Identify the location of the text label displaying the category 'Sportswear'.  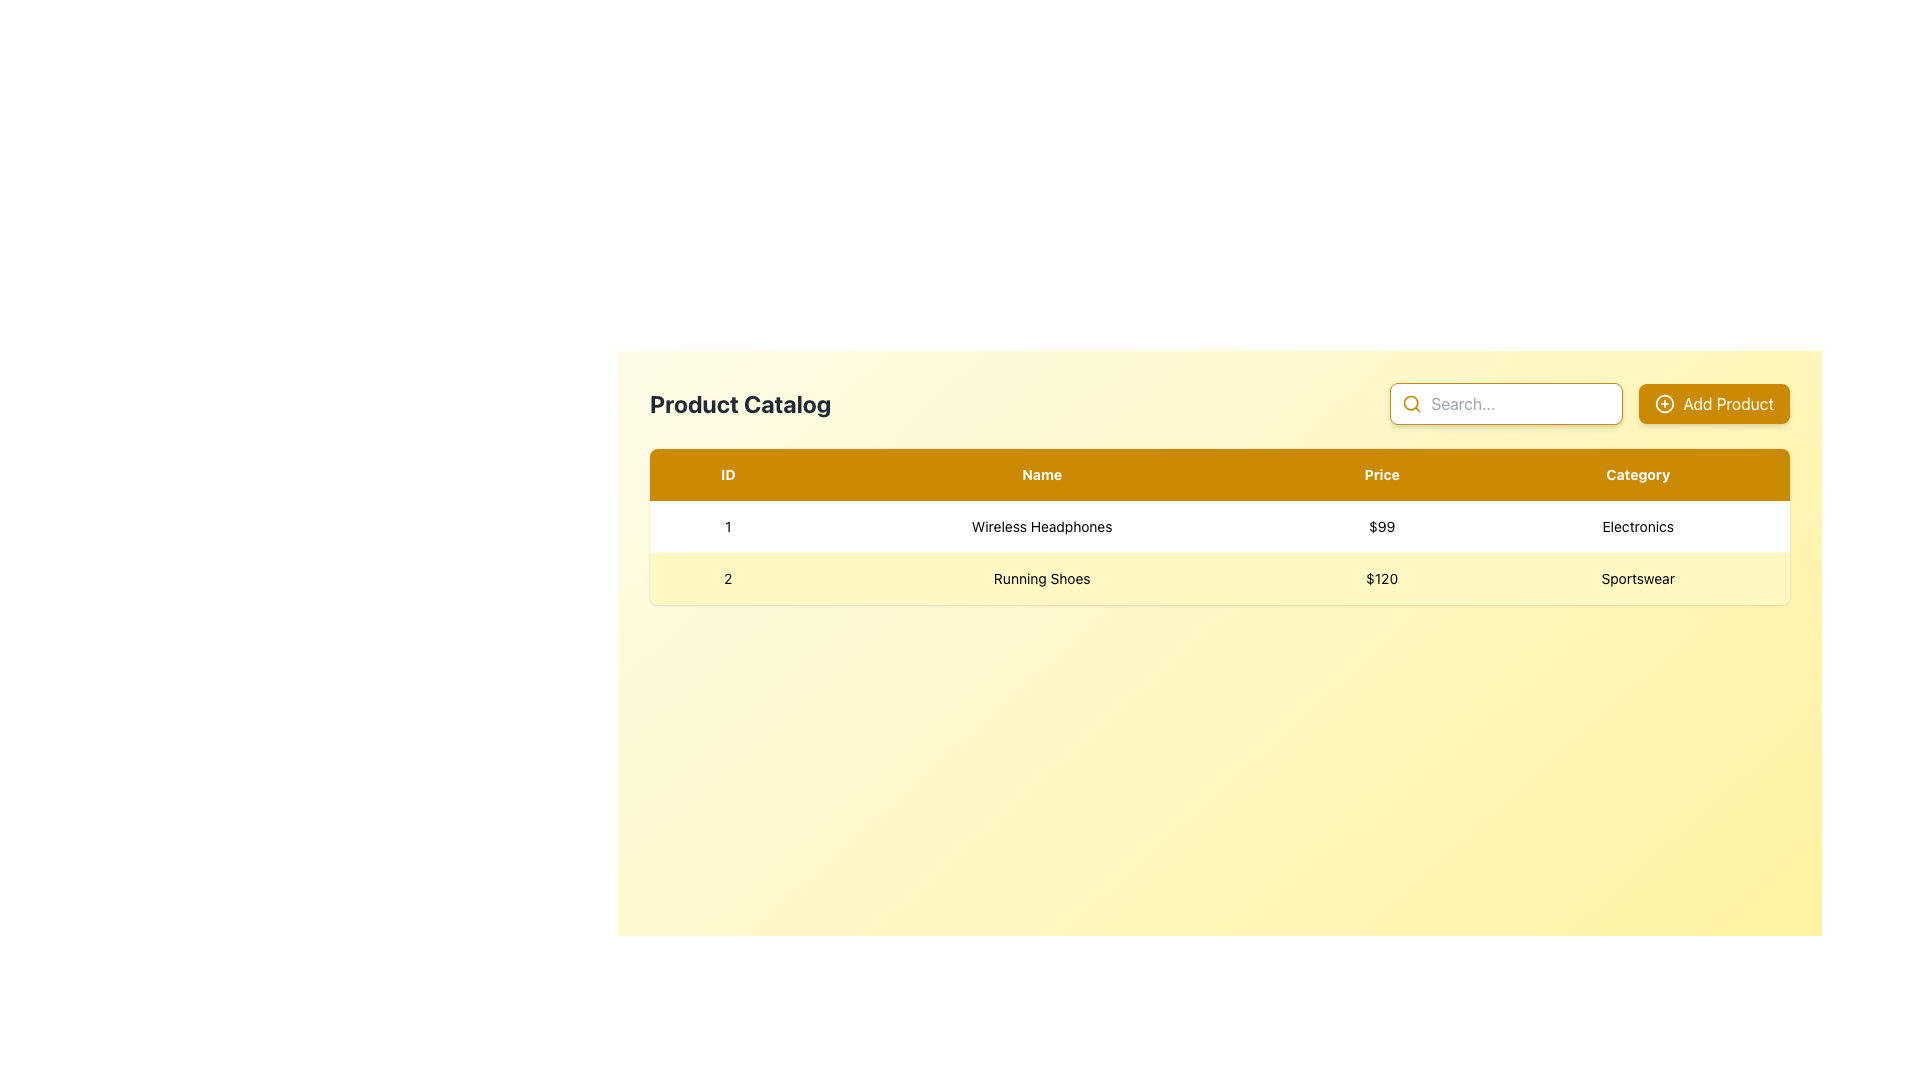
(1637, 578).